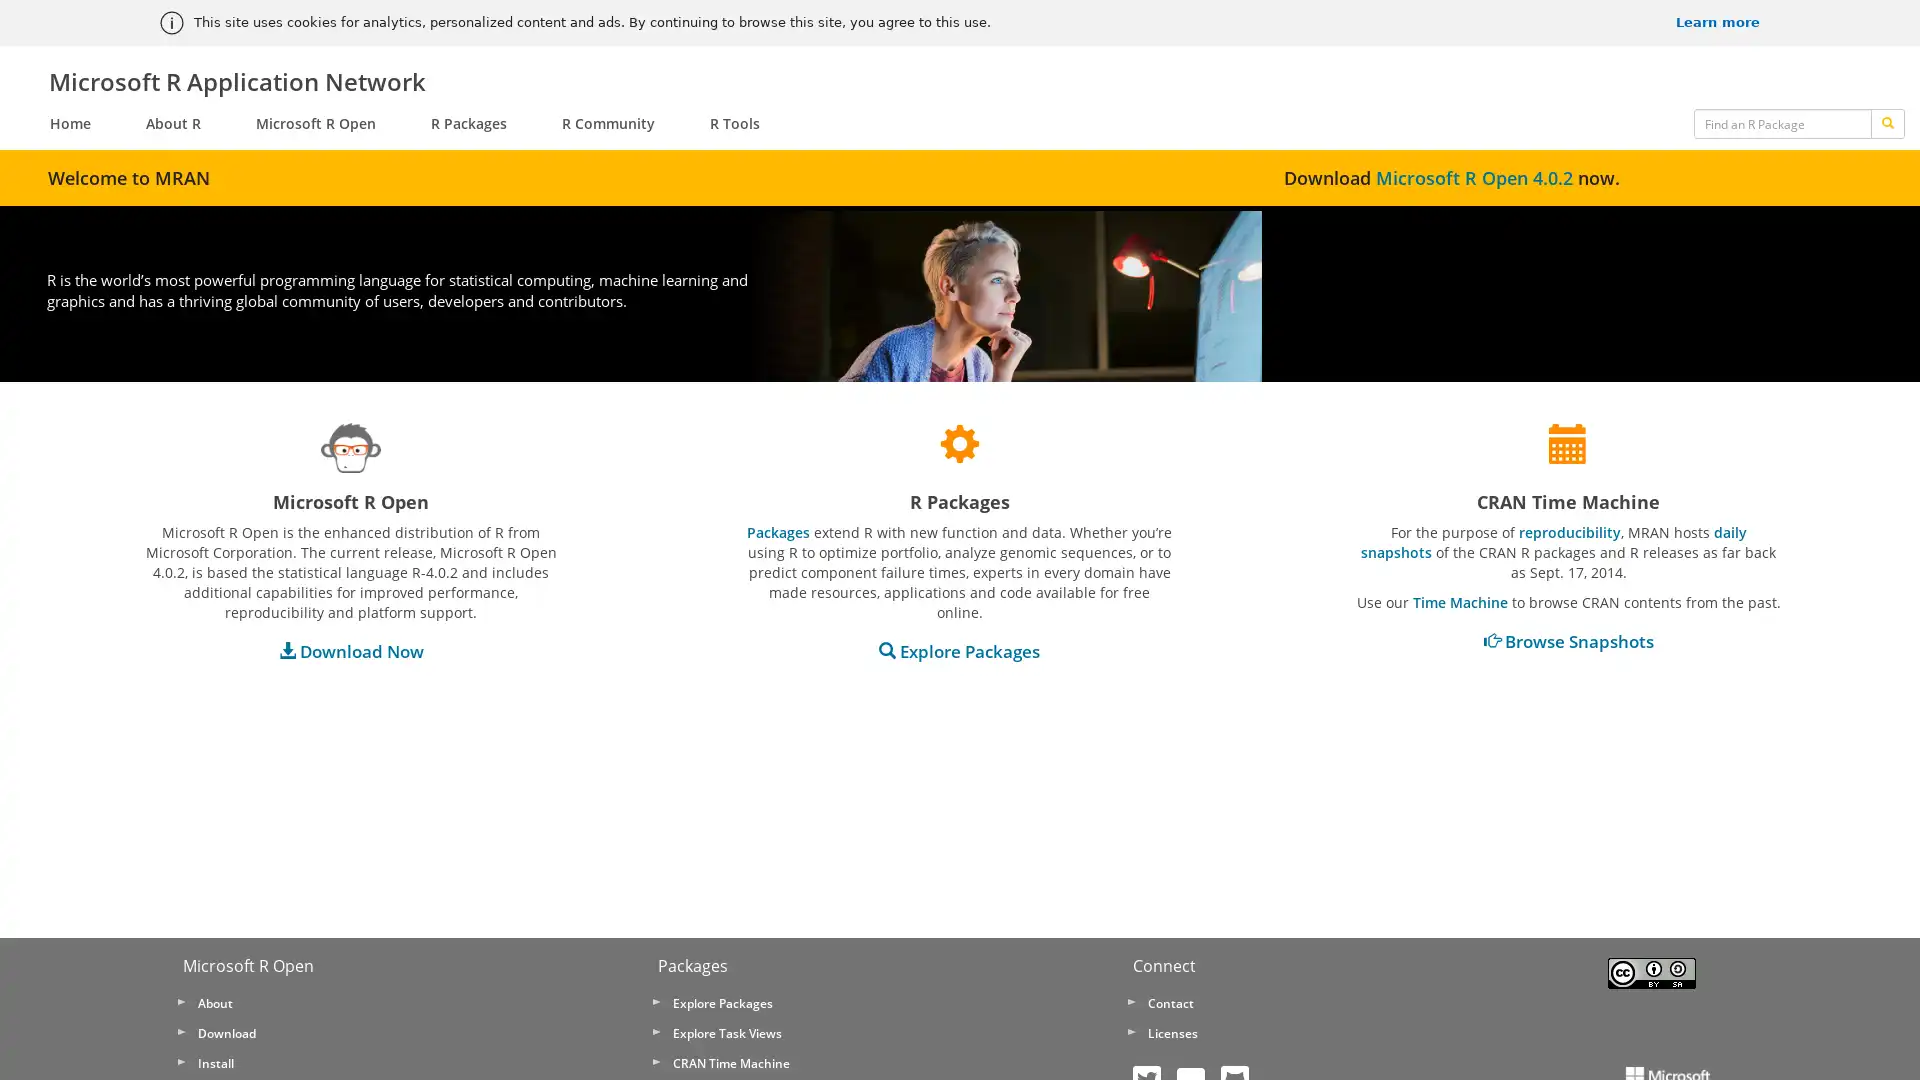  Describe the element at coordinates (1886, 123) in the screenshot. I see `Search Package` at that location.